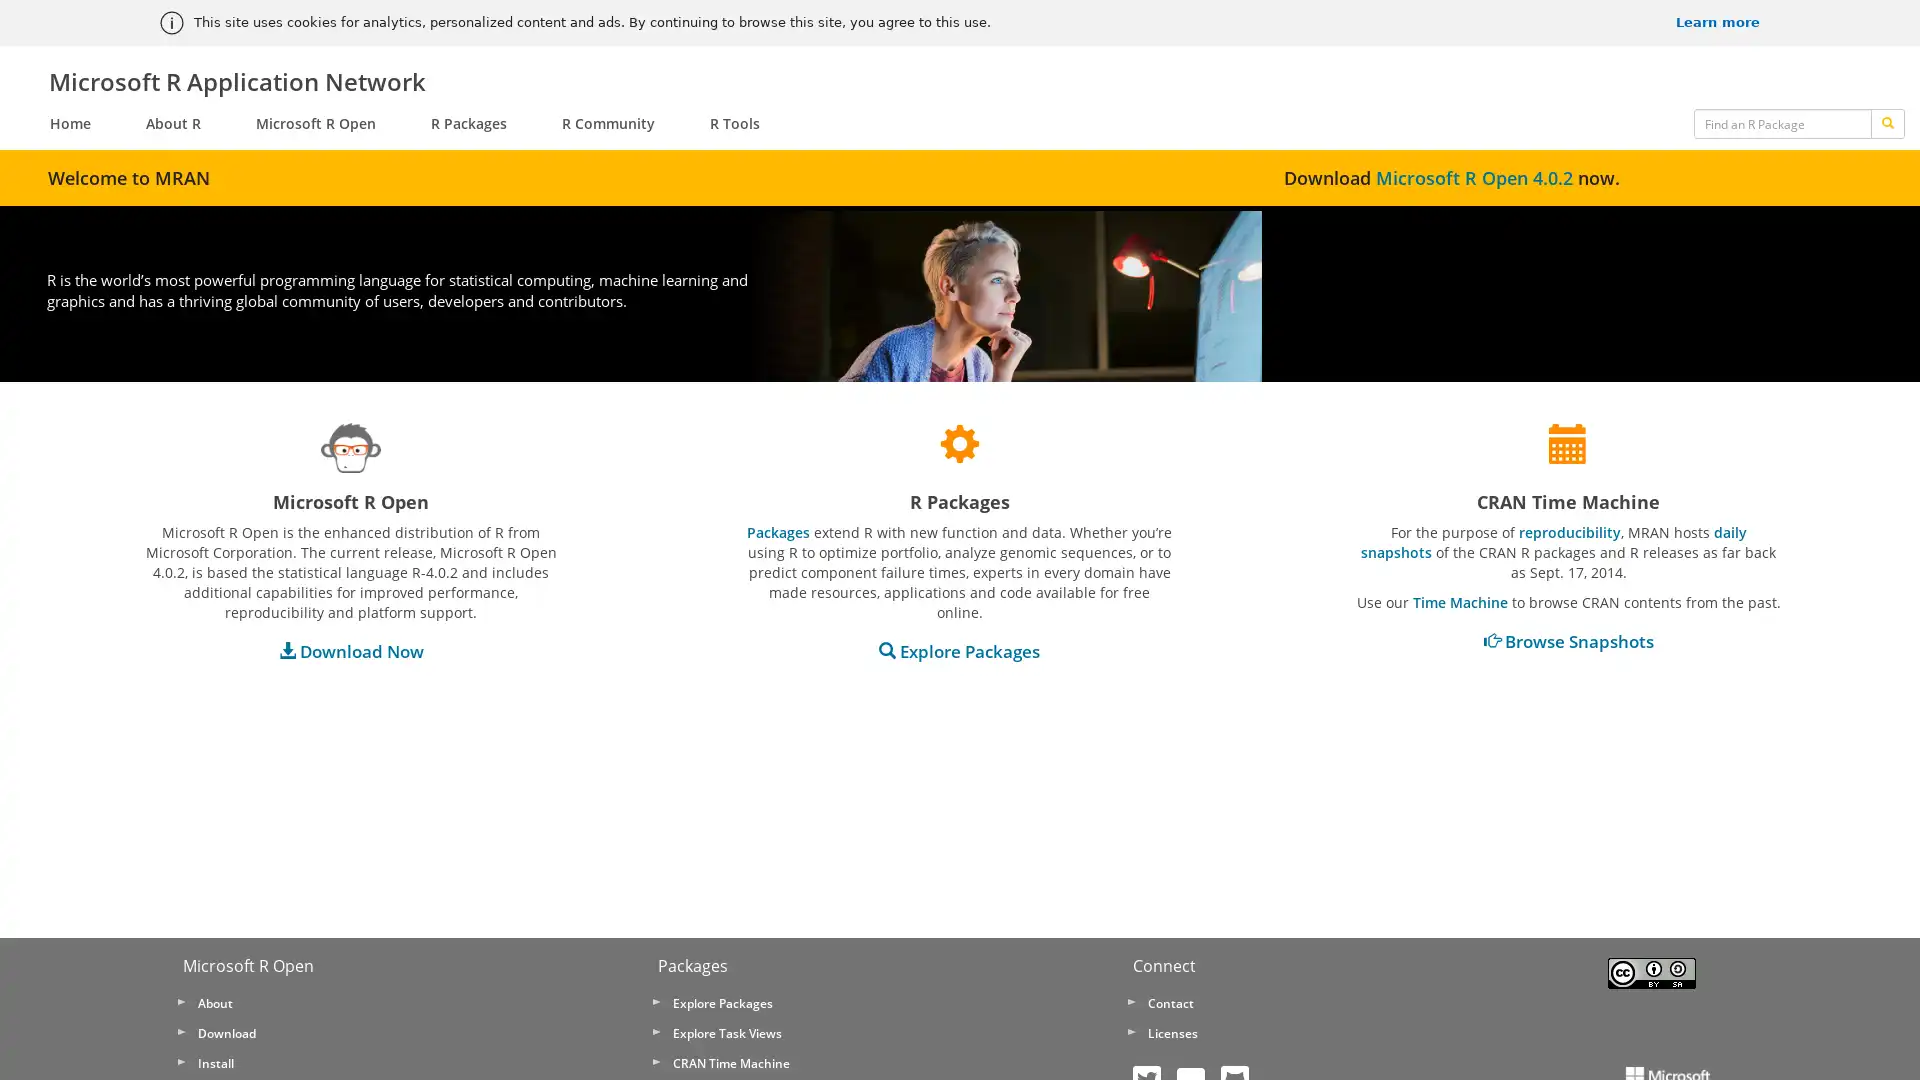  Describe the element at coordinates (1886, 123) in the screenshot. I see `Search Package` at that location.